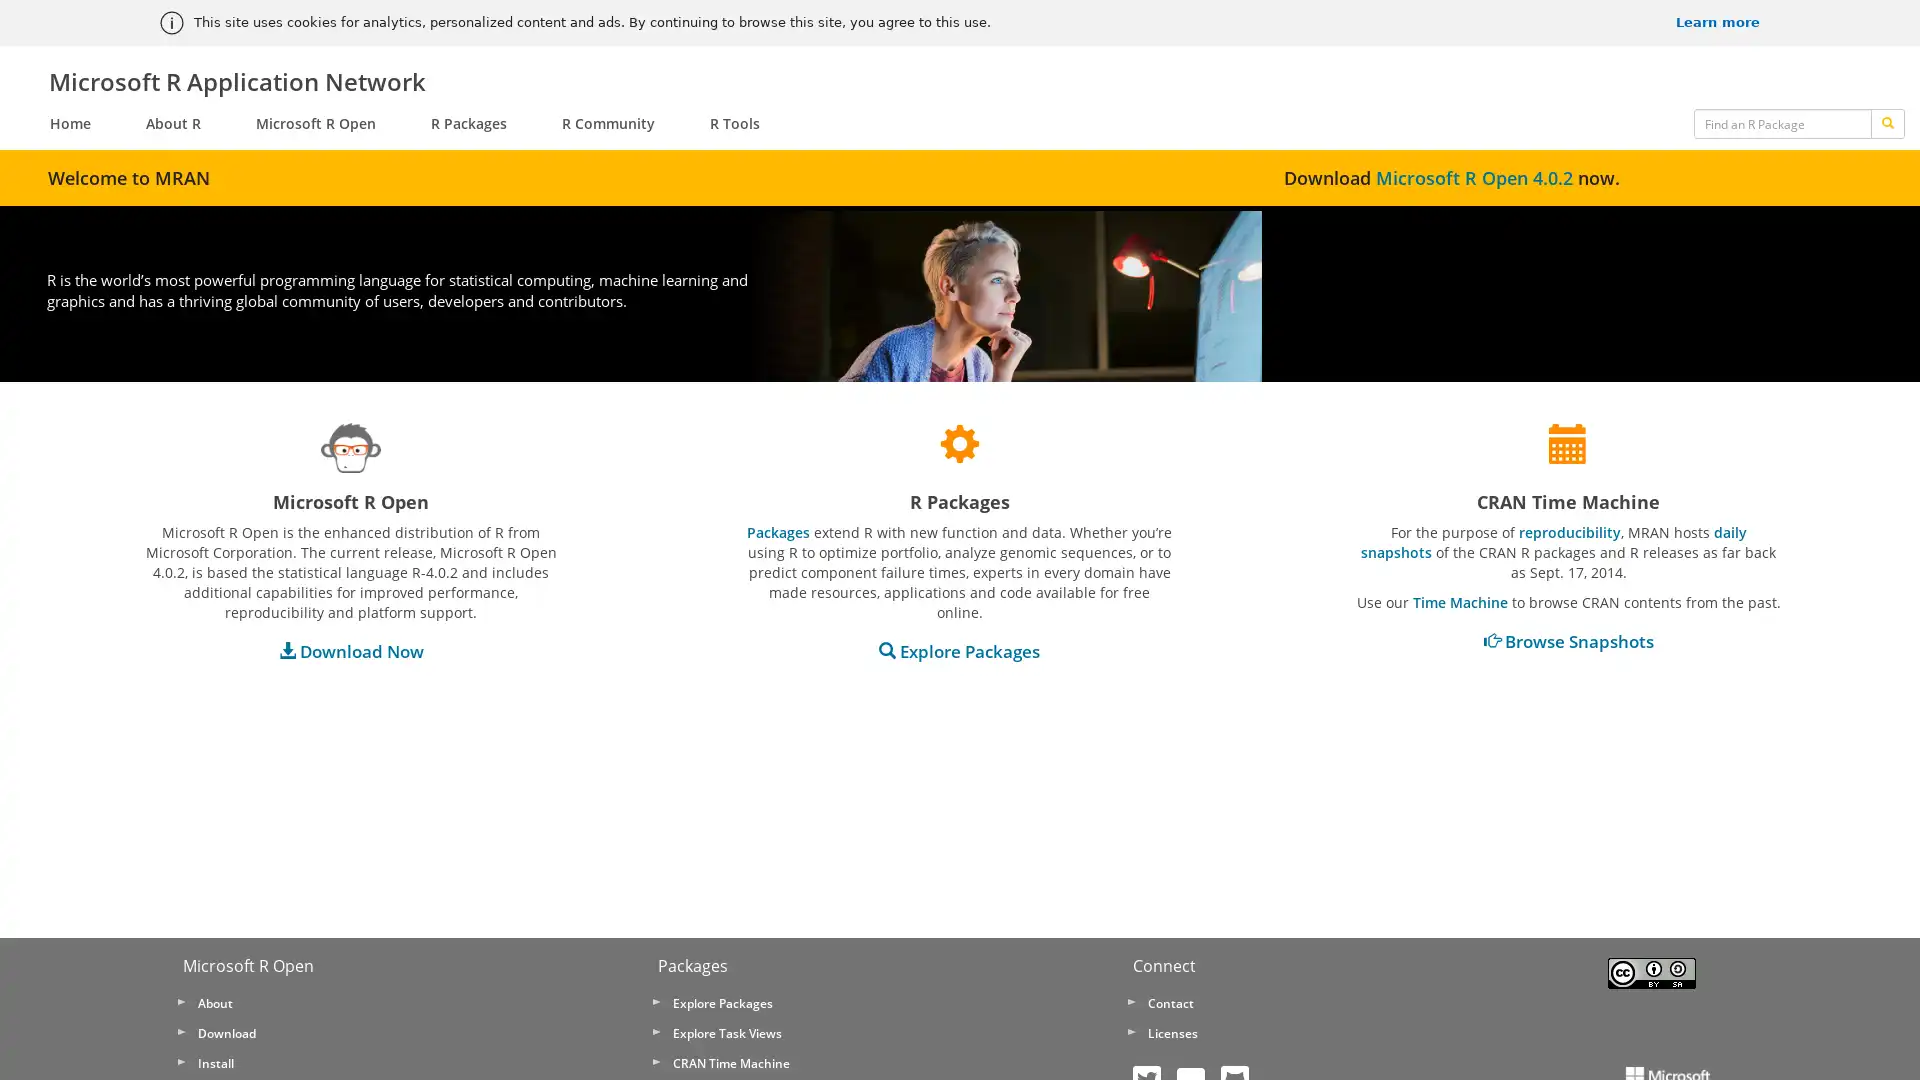  Describe the element at coordinates (1886, 123) in the screenshot. I see `Search Package` at that location.